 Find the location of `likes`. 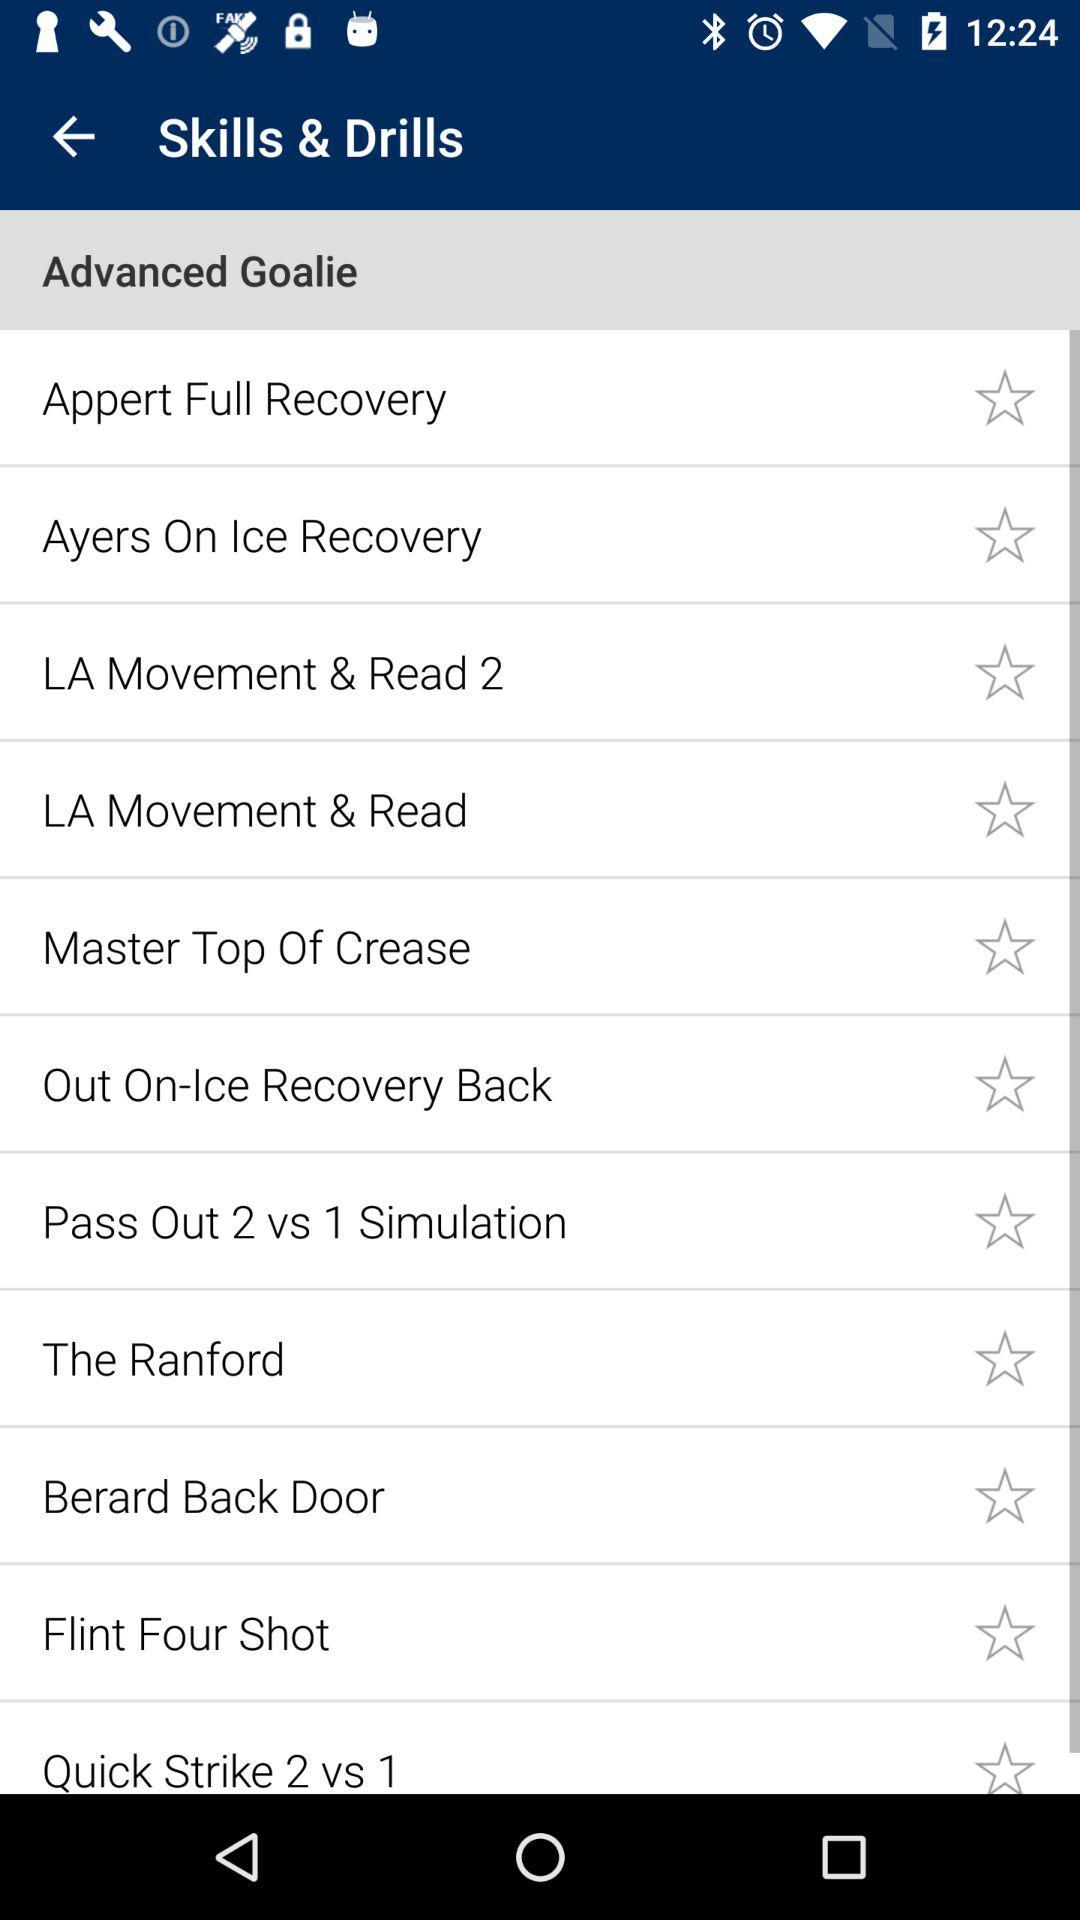

likes is located at coordinates (1026, 808).